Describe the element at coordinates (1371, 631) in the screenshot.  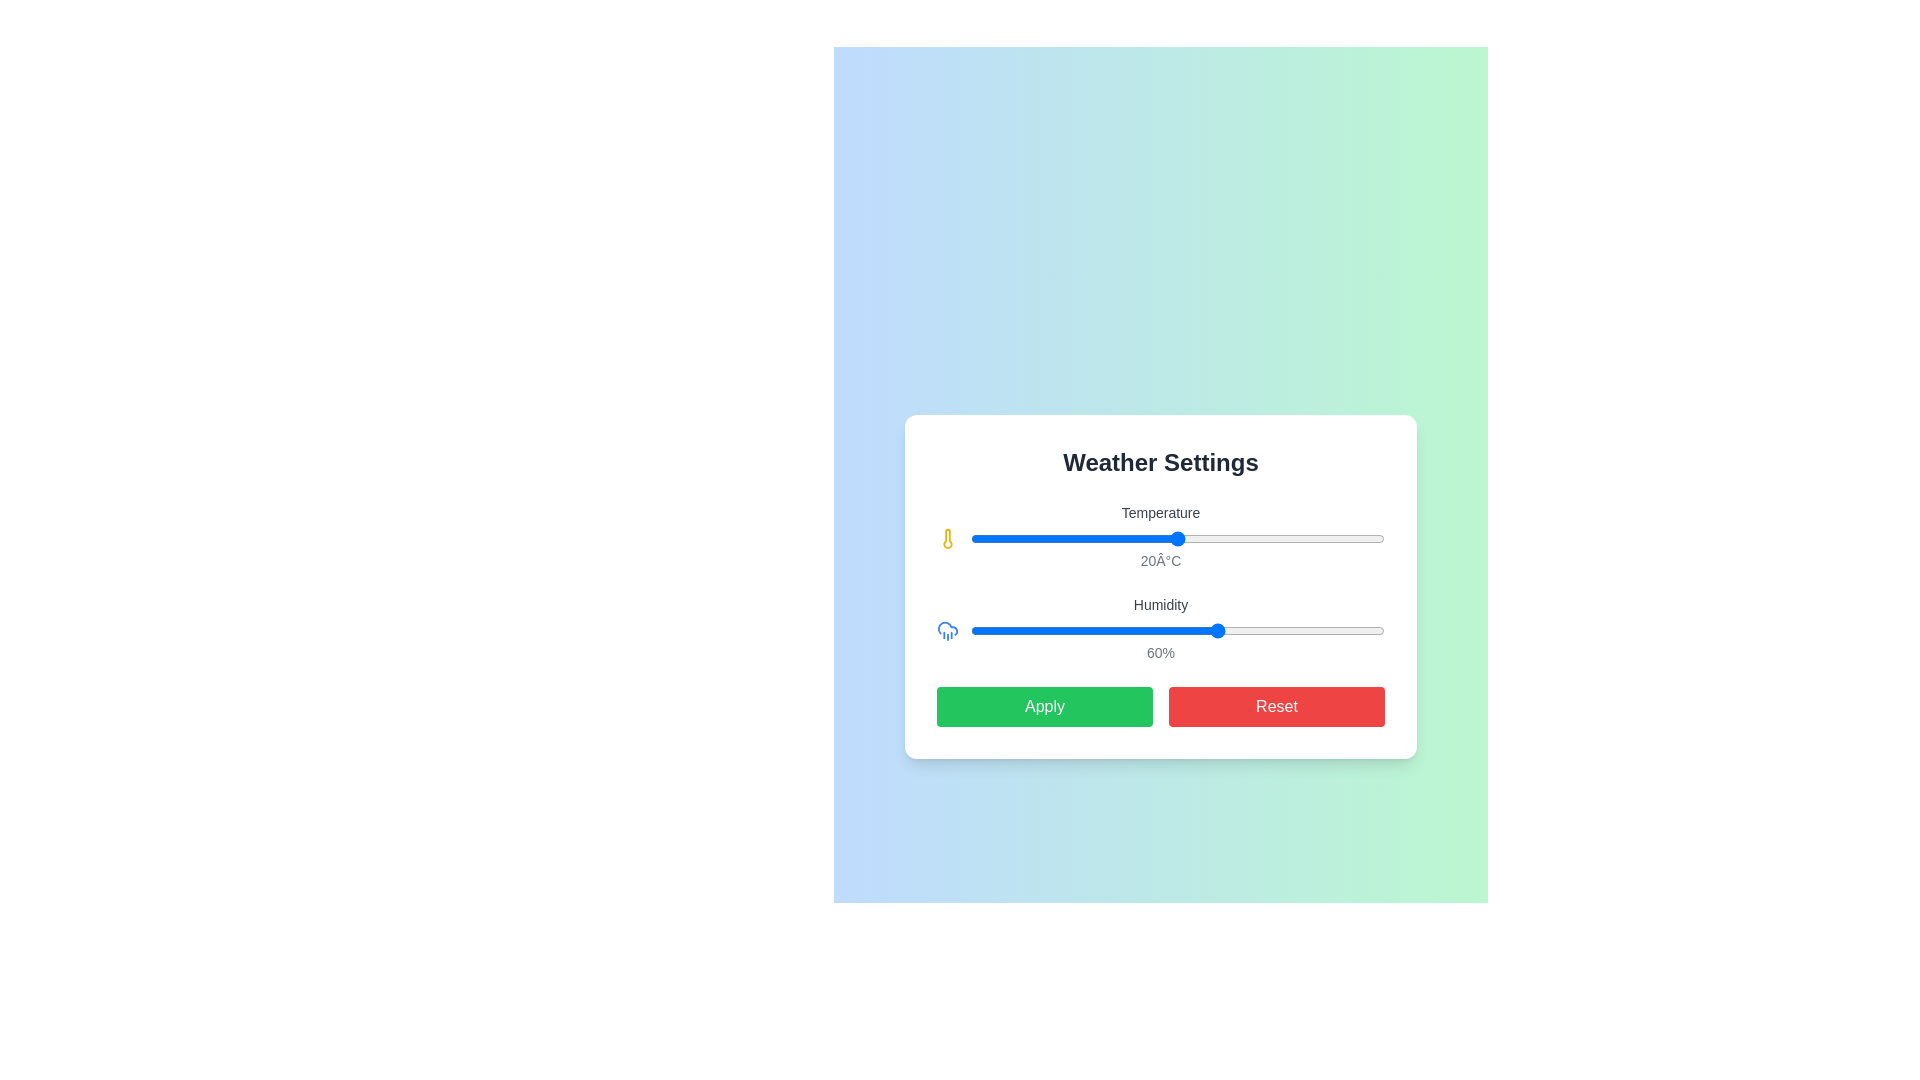
I see `the slider value` at that location.